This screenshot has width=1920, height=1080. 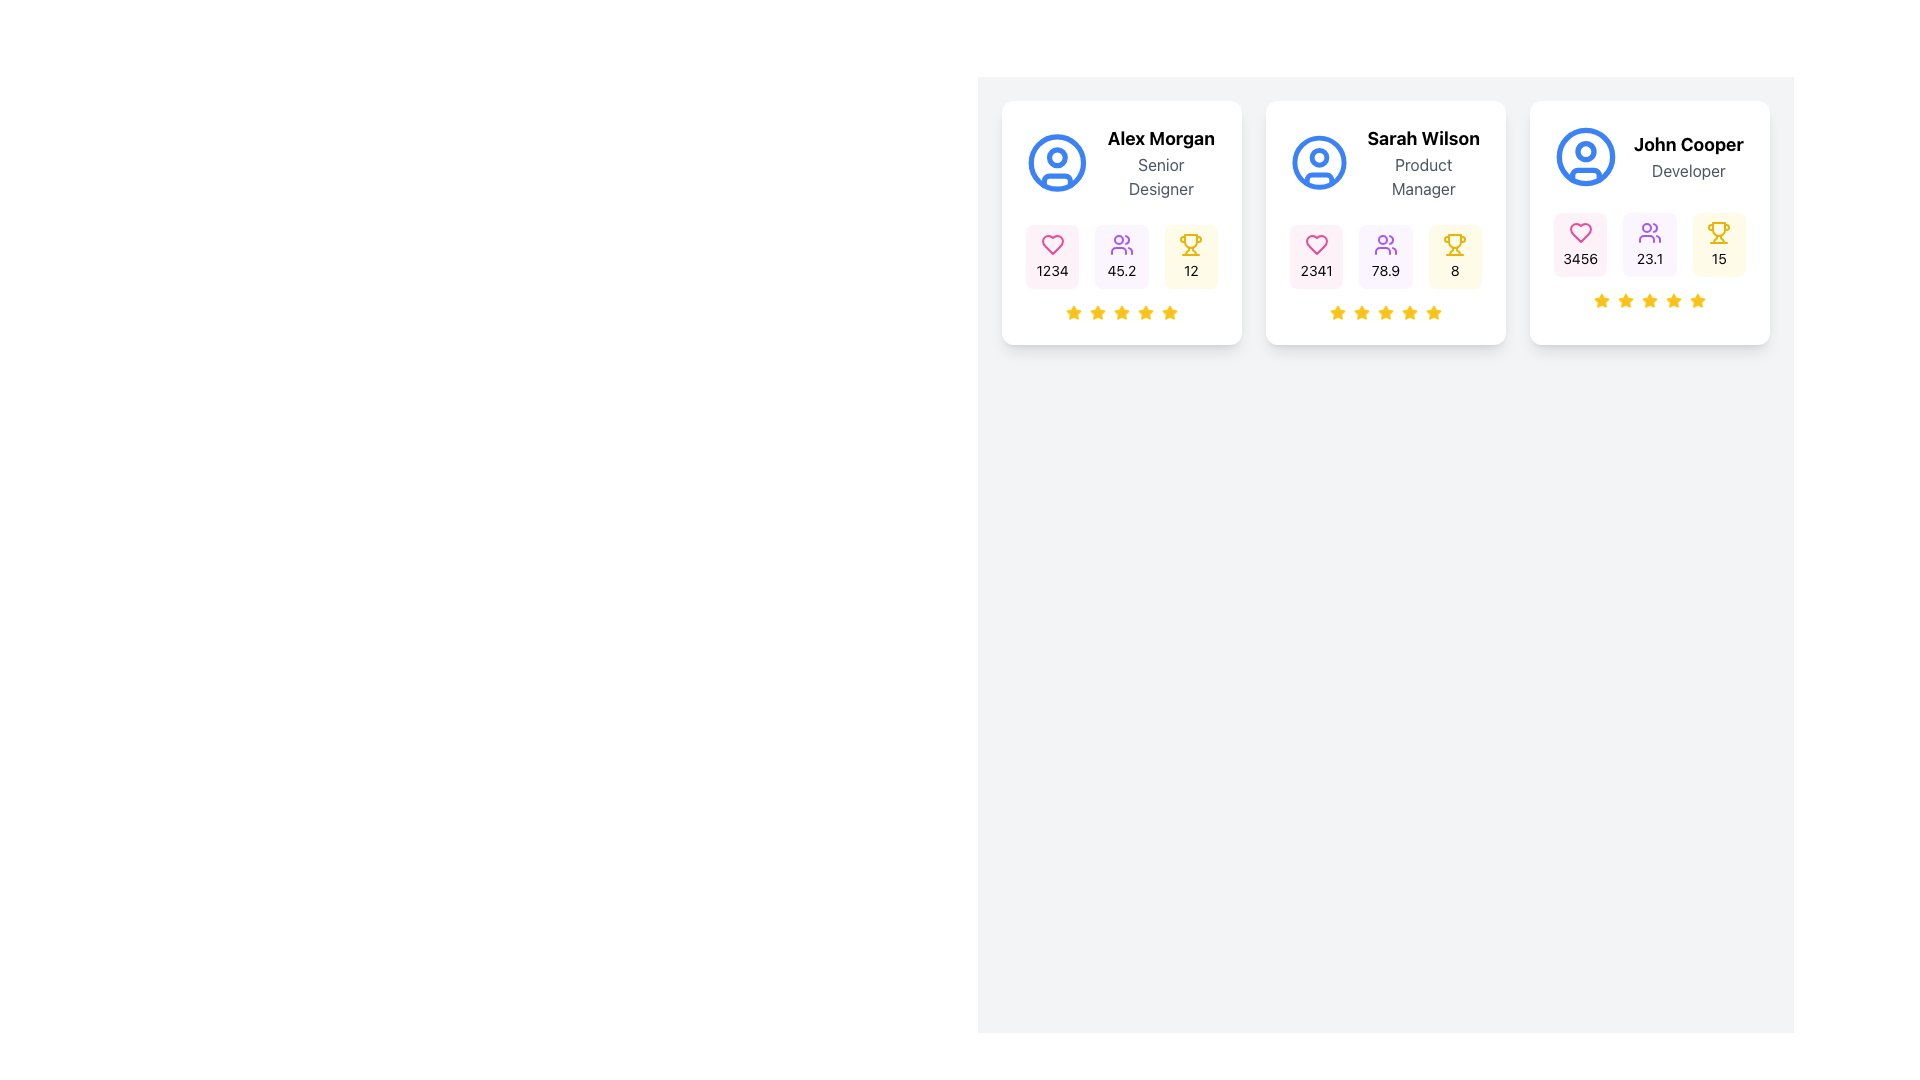 What do you see at coordinates (1718, 231) in the screenshot?
I see `the trophy icon in the lower section of John Cooper's profile card, which signifies achievement metrics and is positioned above the numeric value '15'` at bounding box center [1718, 231].